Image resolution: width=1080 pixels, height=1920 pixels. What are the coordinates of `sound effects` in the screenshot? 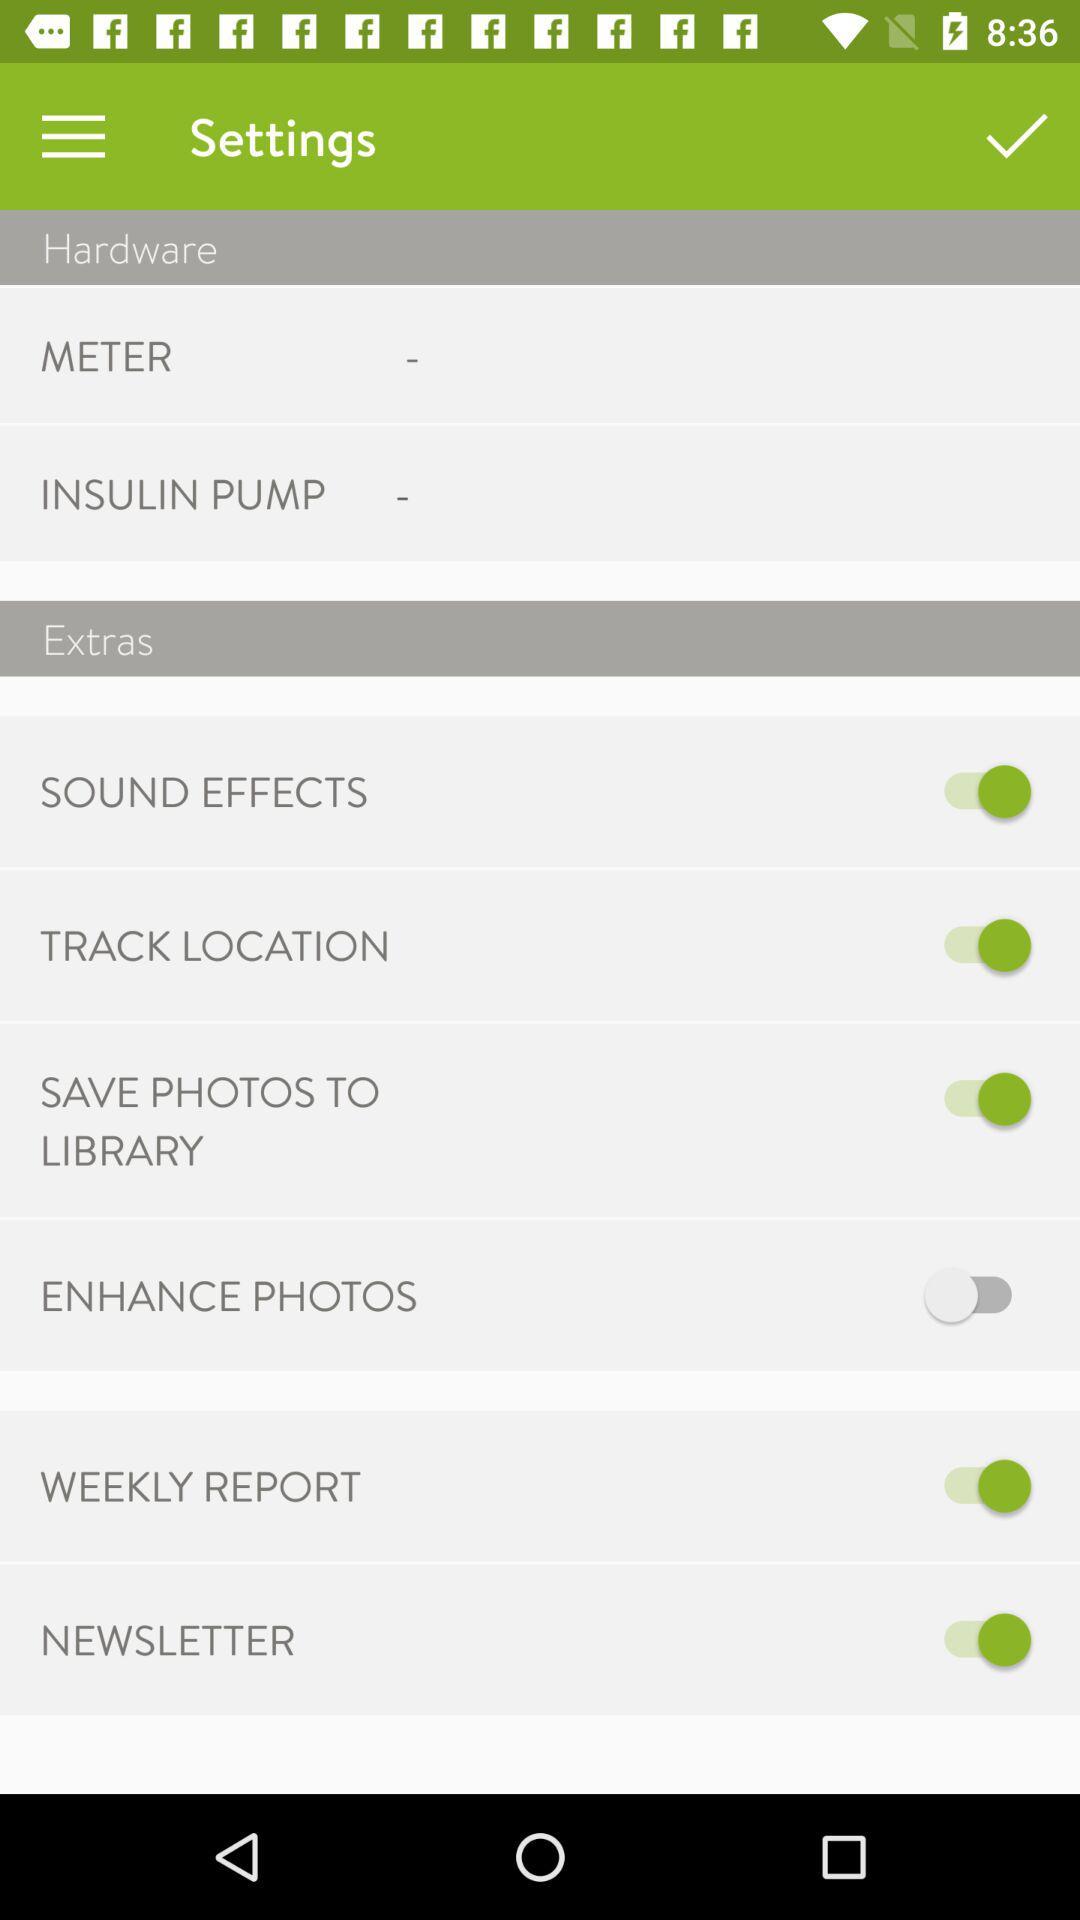 It's located at (821, 790).